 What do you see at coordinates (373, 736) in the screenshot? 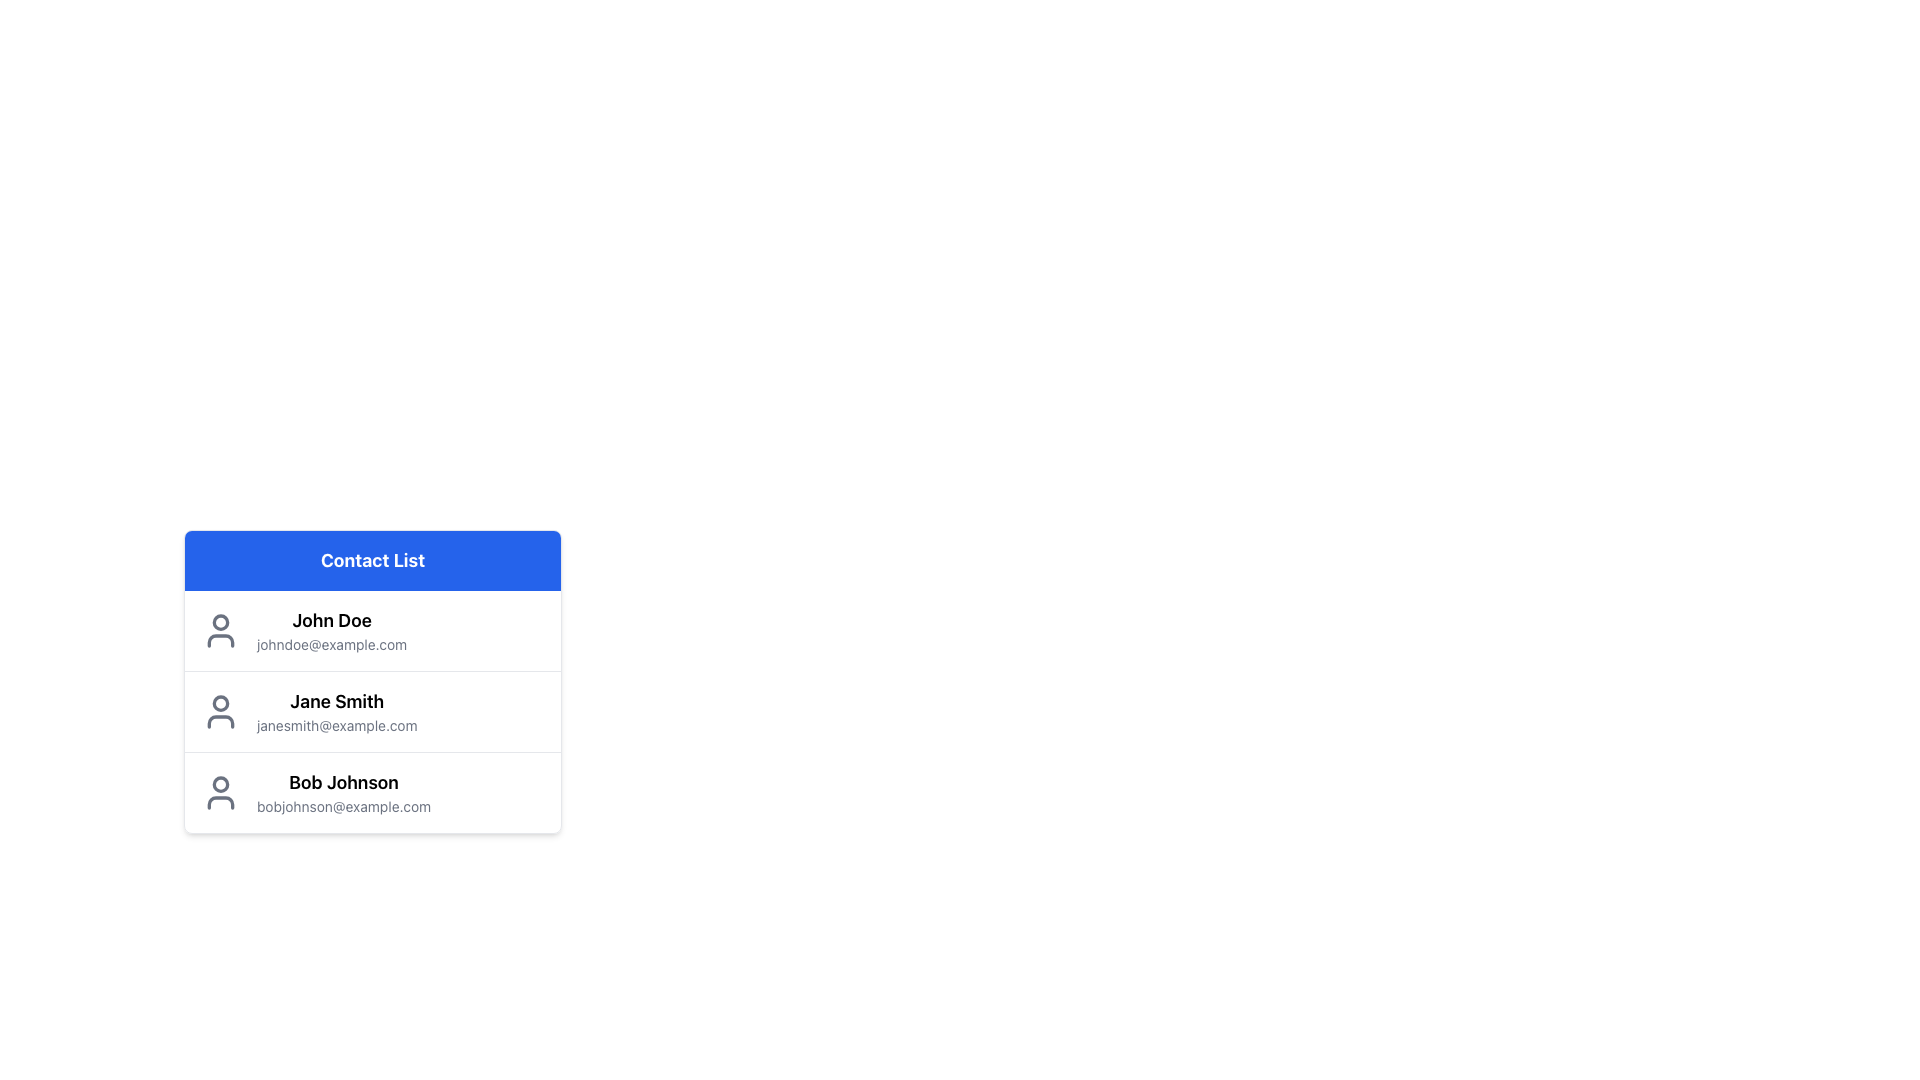
I see `the list item displaying the contact details for 'Jane Smith'` at bounding box center [373, 736].